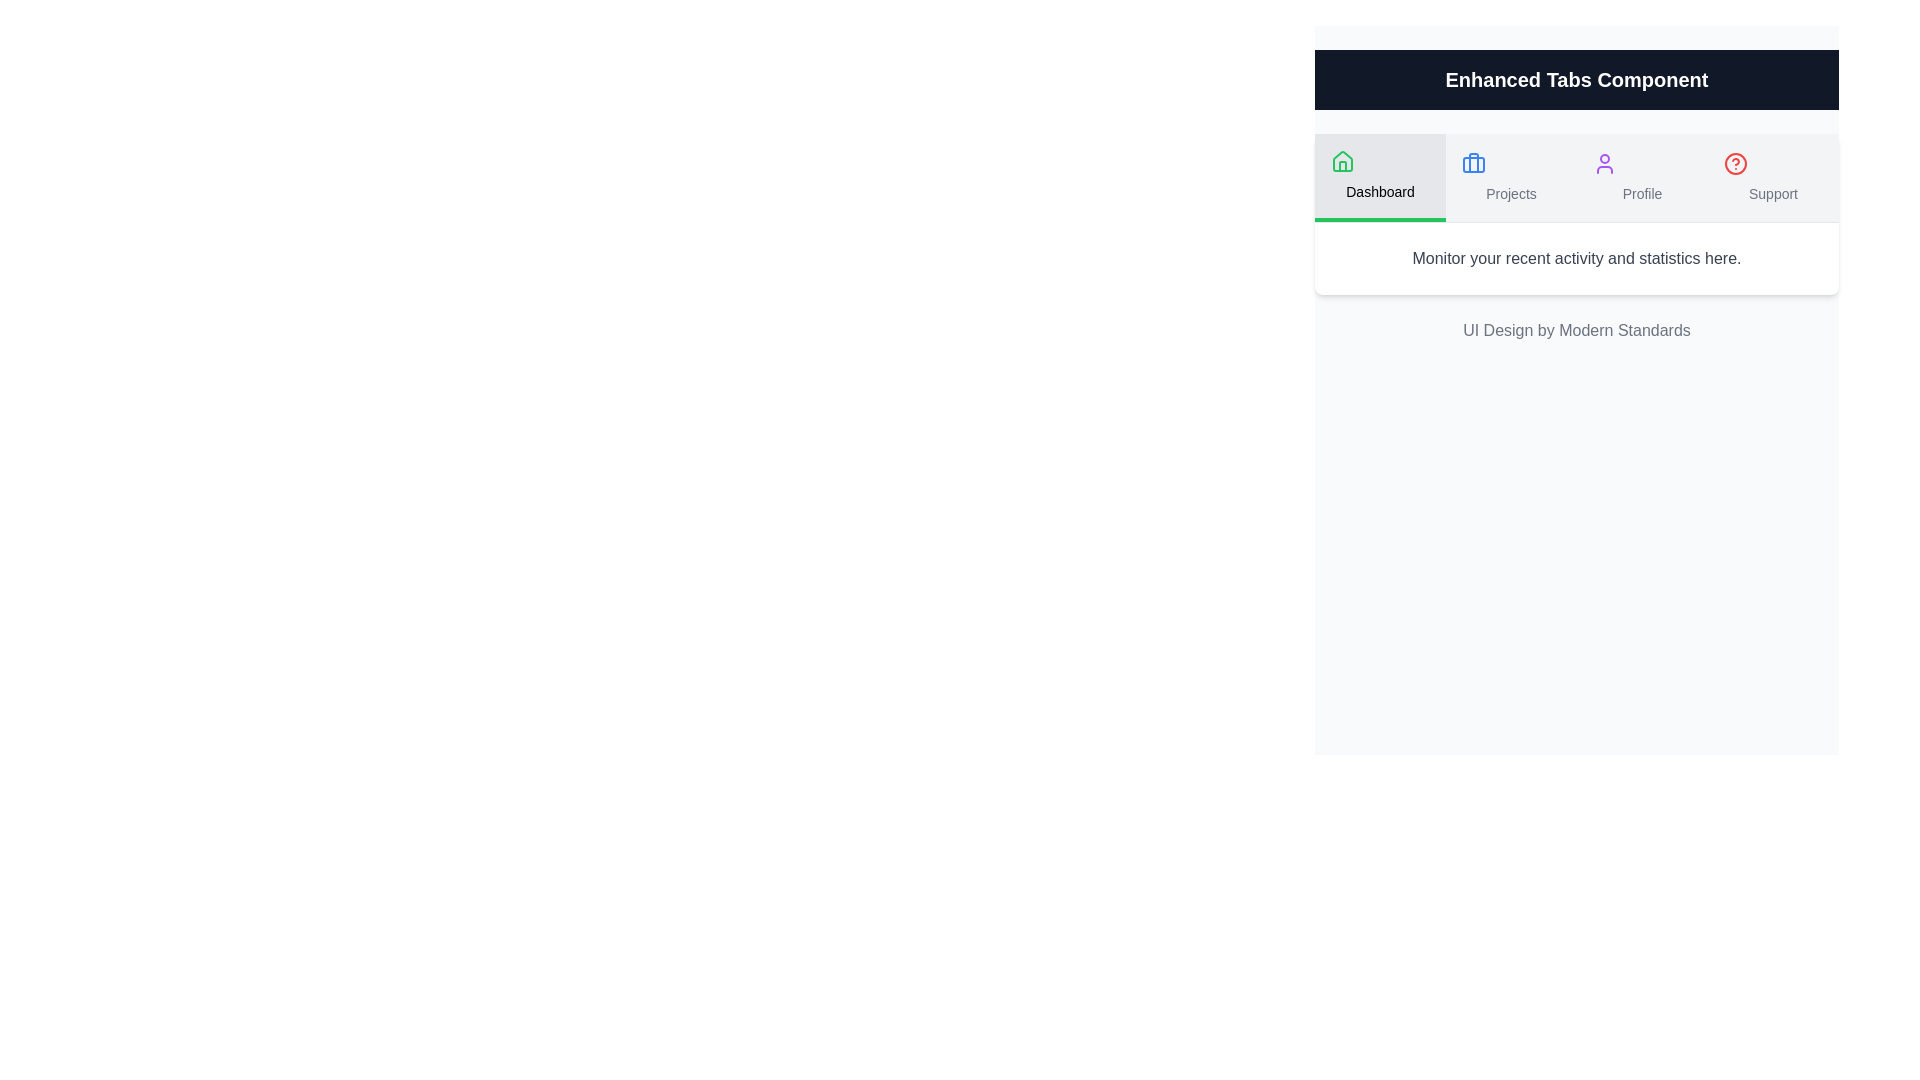 Image resolution: width=1920 pixels, height=1080 pixels. What do you see at coordinates (1379, 176) in the screenshot?
I see `the 'Dashboard' navigation tab located on the left side of the tab group` at bounding box center [1379, 176].